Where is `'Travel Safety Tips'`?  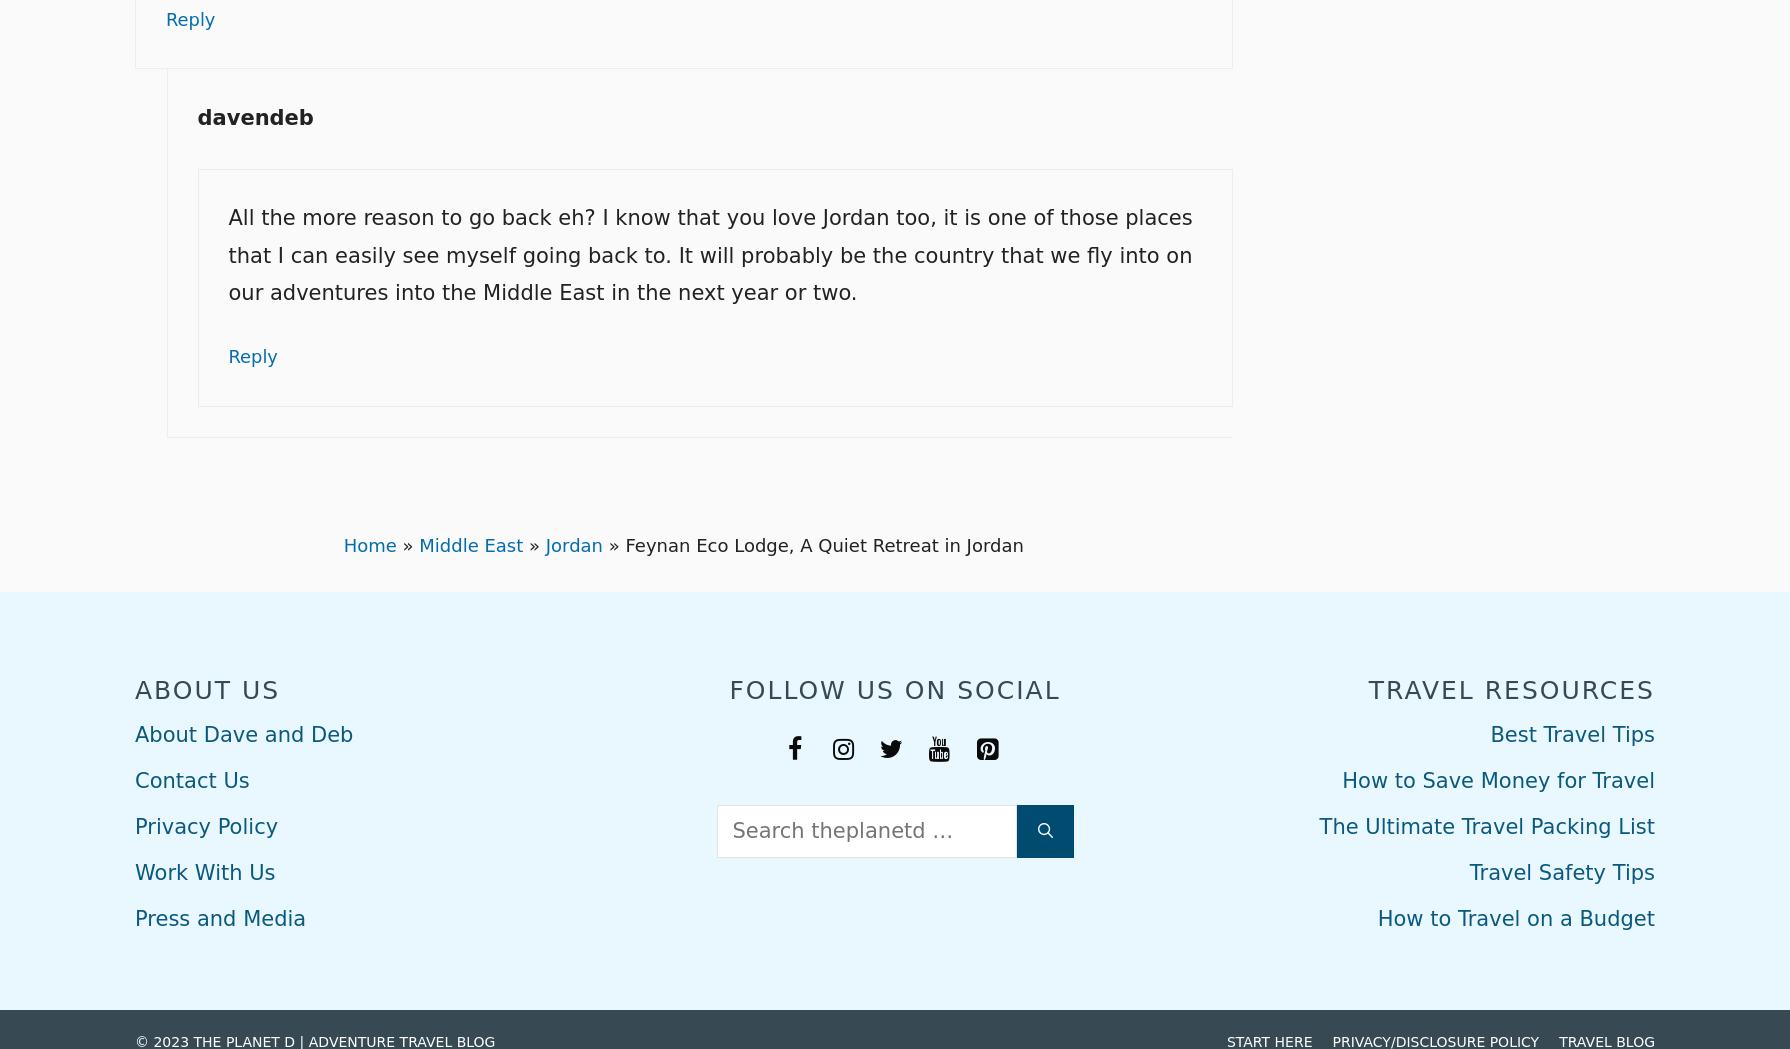
'Travel Safety Tips' is located at coordinates (1560, 870).